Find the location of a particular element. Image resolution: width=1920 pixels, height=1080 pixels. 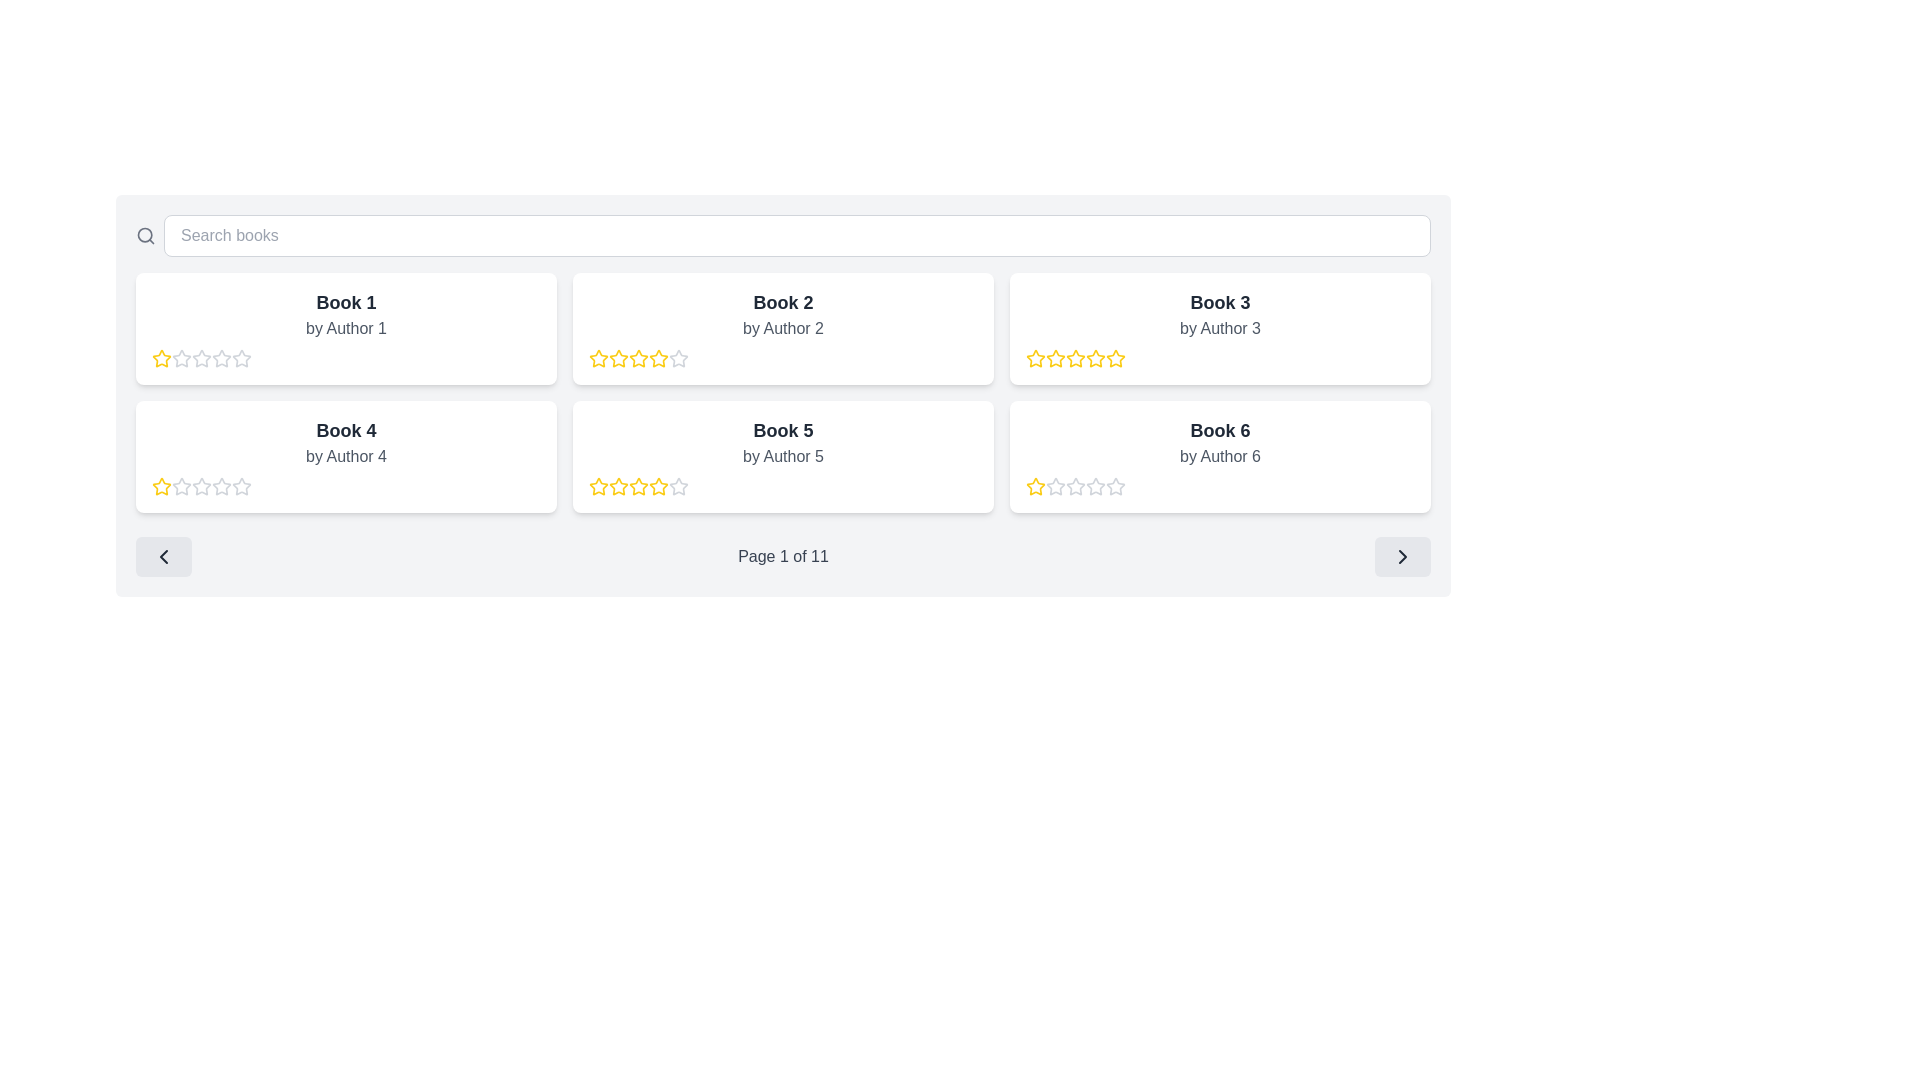

the fifth star-shaped rating icon, which is part of a series of stars used for ratings in the 'Book 6' card is located at coordinates (1094, 486).